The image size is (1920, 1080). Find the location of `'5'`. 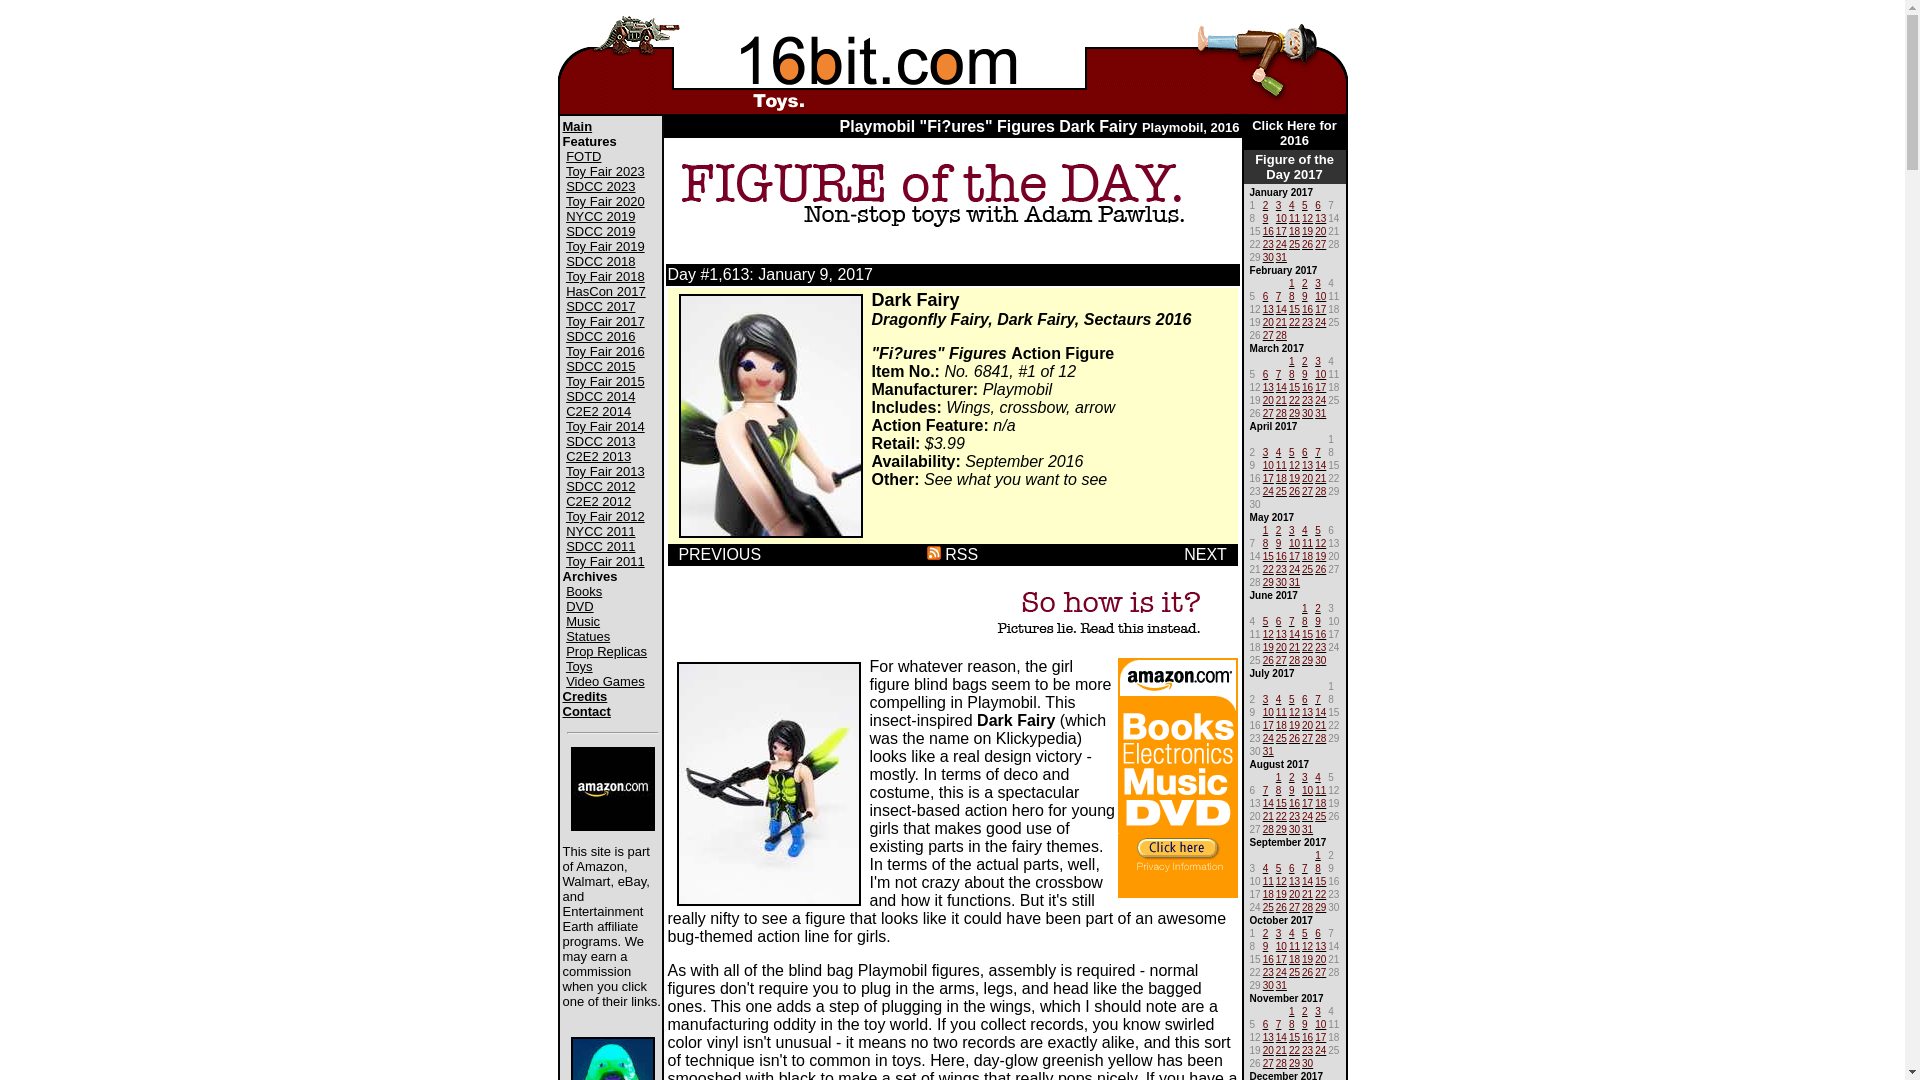

'5' is located at coordinates (1305, 203).